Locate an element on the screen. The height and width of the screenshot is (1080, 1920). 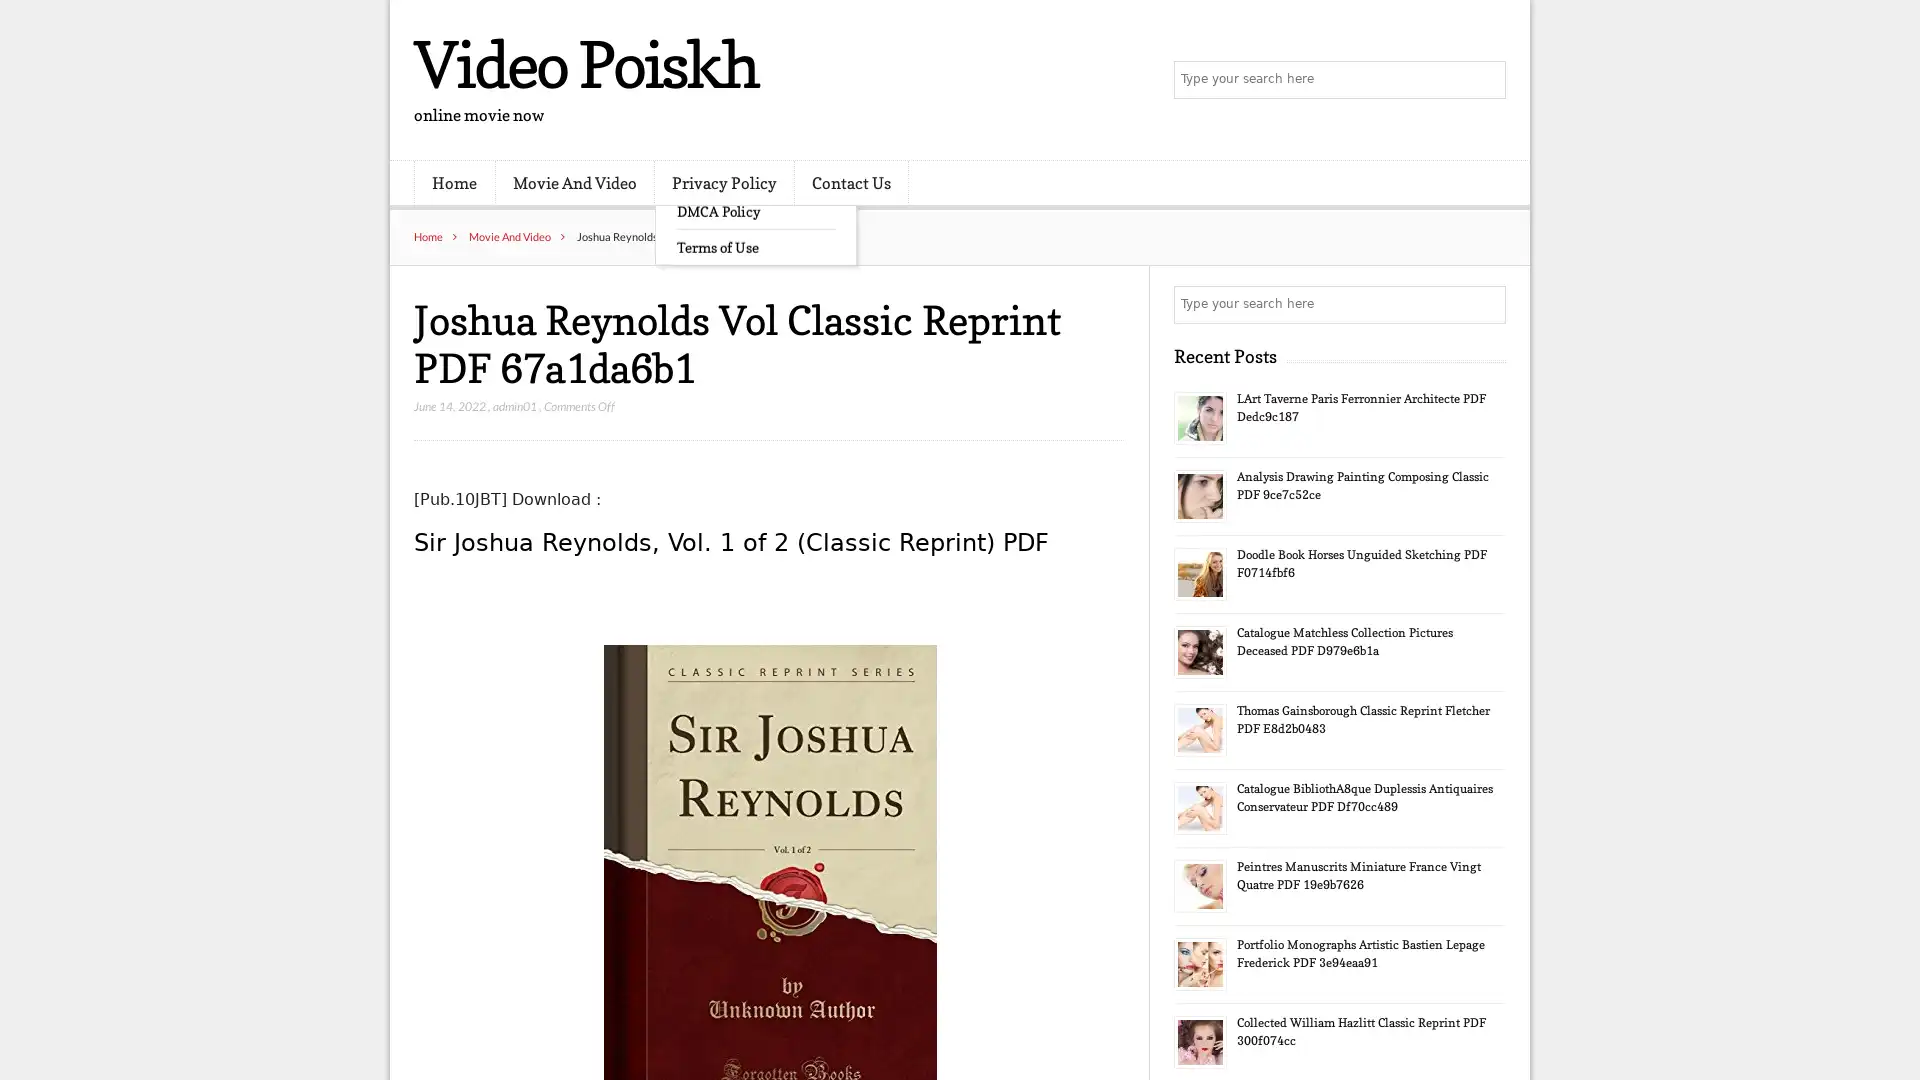
Search is located at coordinates (1485, 80).